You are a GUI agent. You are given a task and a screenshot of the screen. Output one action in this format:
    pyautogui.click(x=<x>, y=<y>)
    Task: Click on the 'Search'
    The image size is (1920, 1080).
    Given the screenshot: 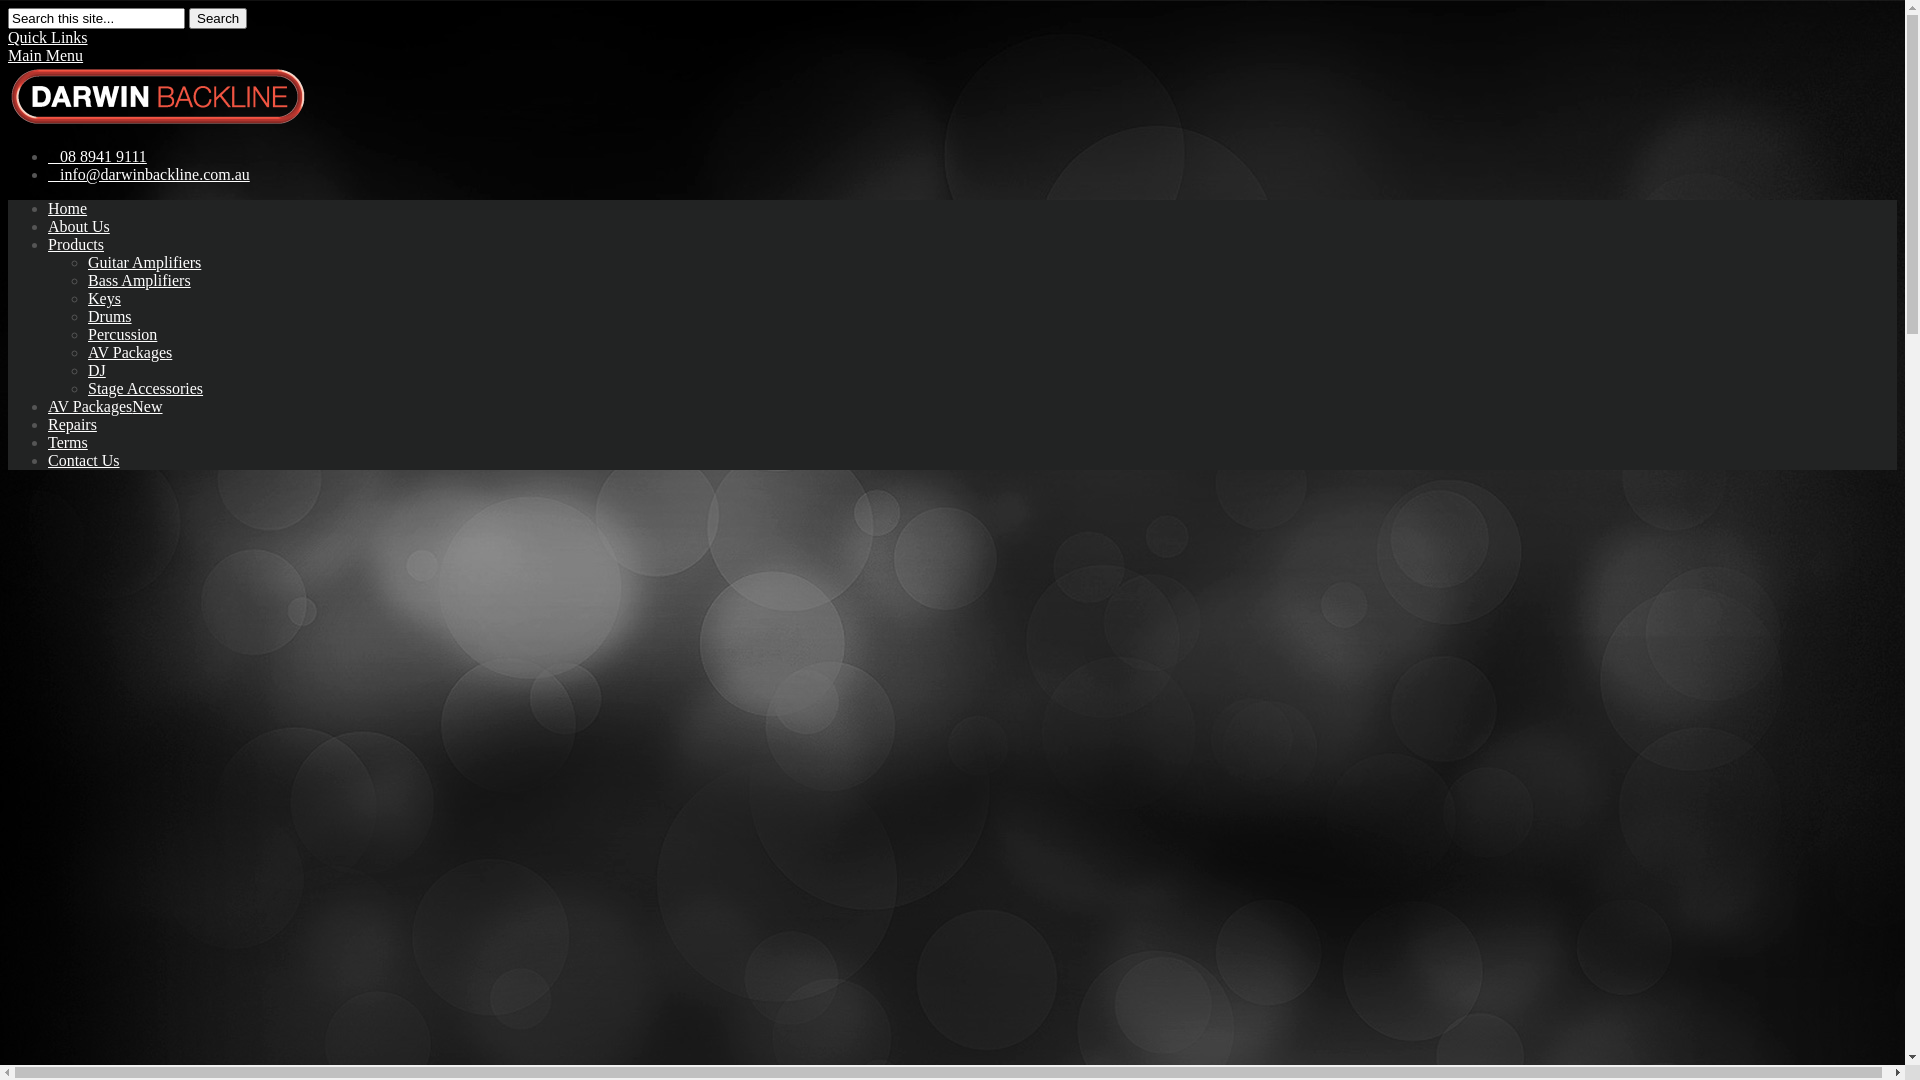 What is the action you would take?
    pyautogui.click(x=217, y=18)
    